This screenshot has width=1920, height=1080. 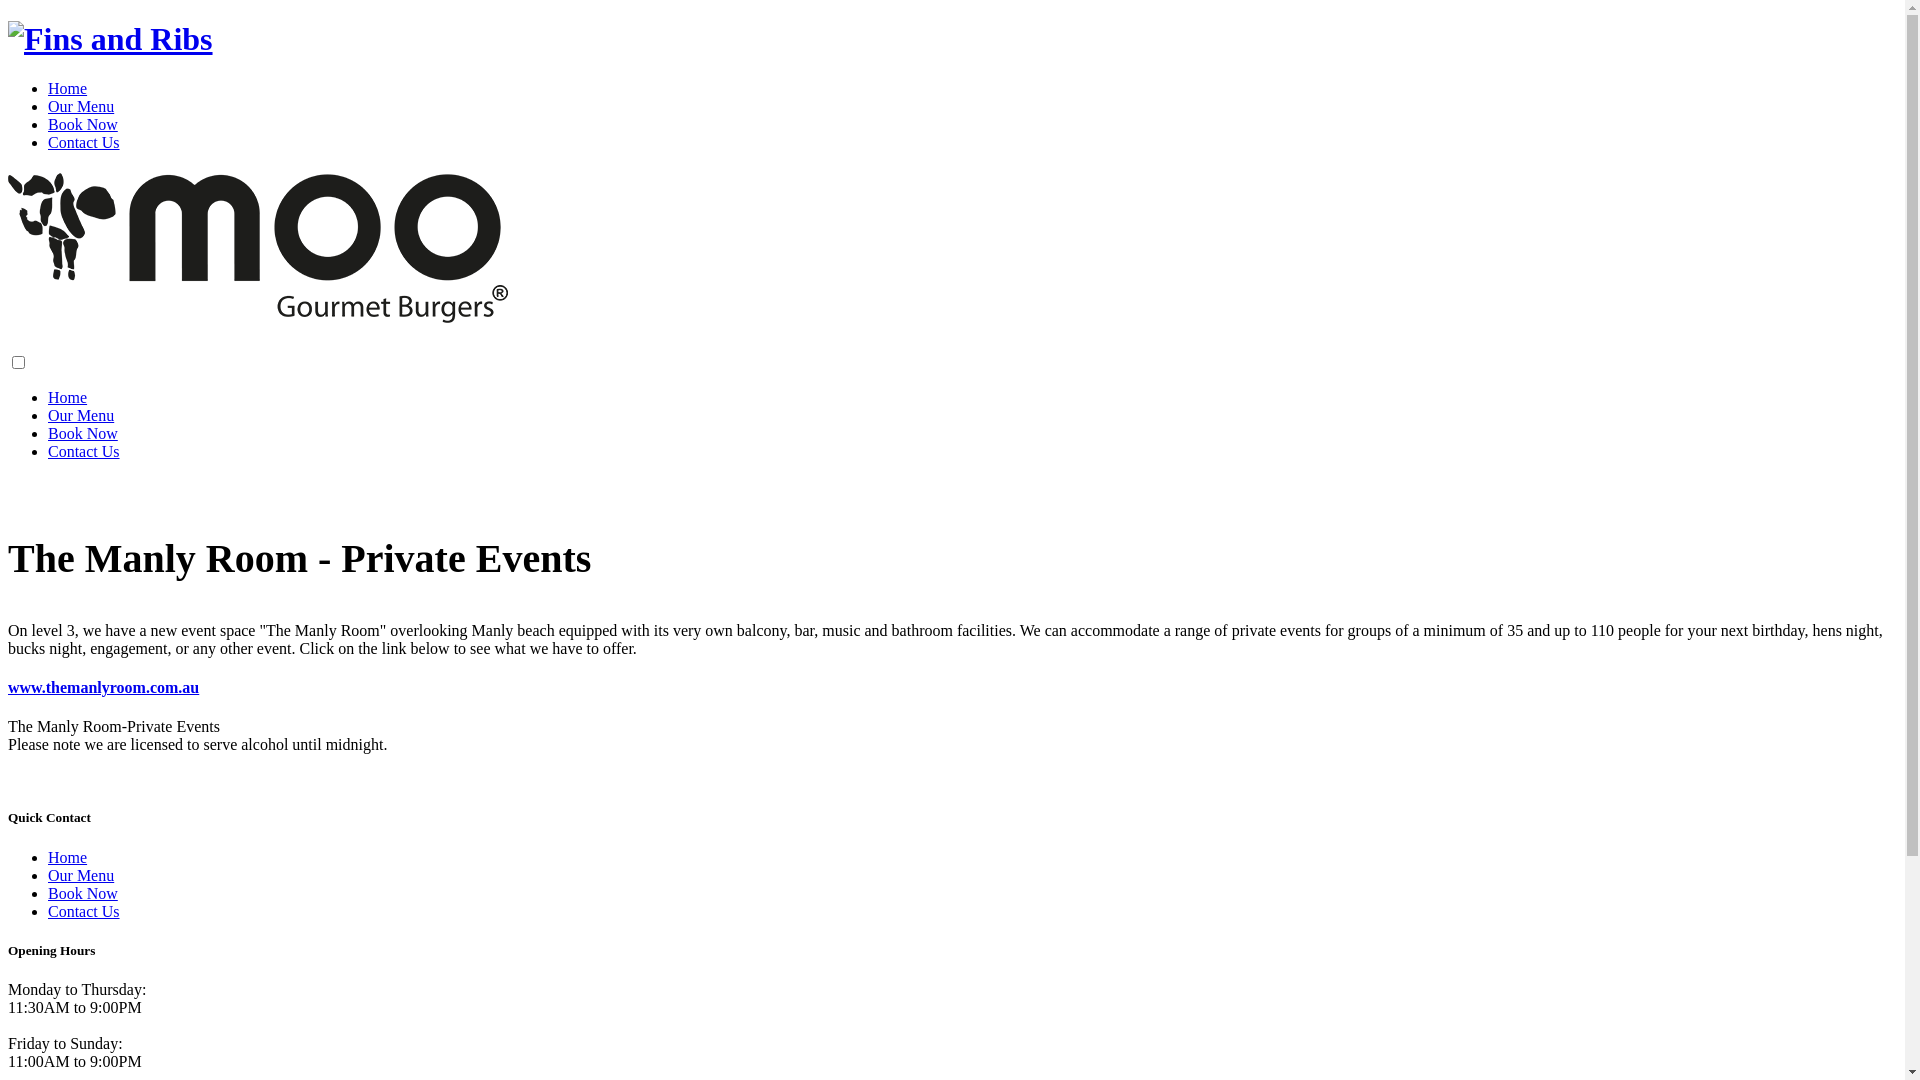 I want to click on 'Home', so click(x=67, y=397).